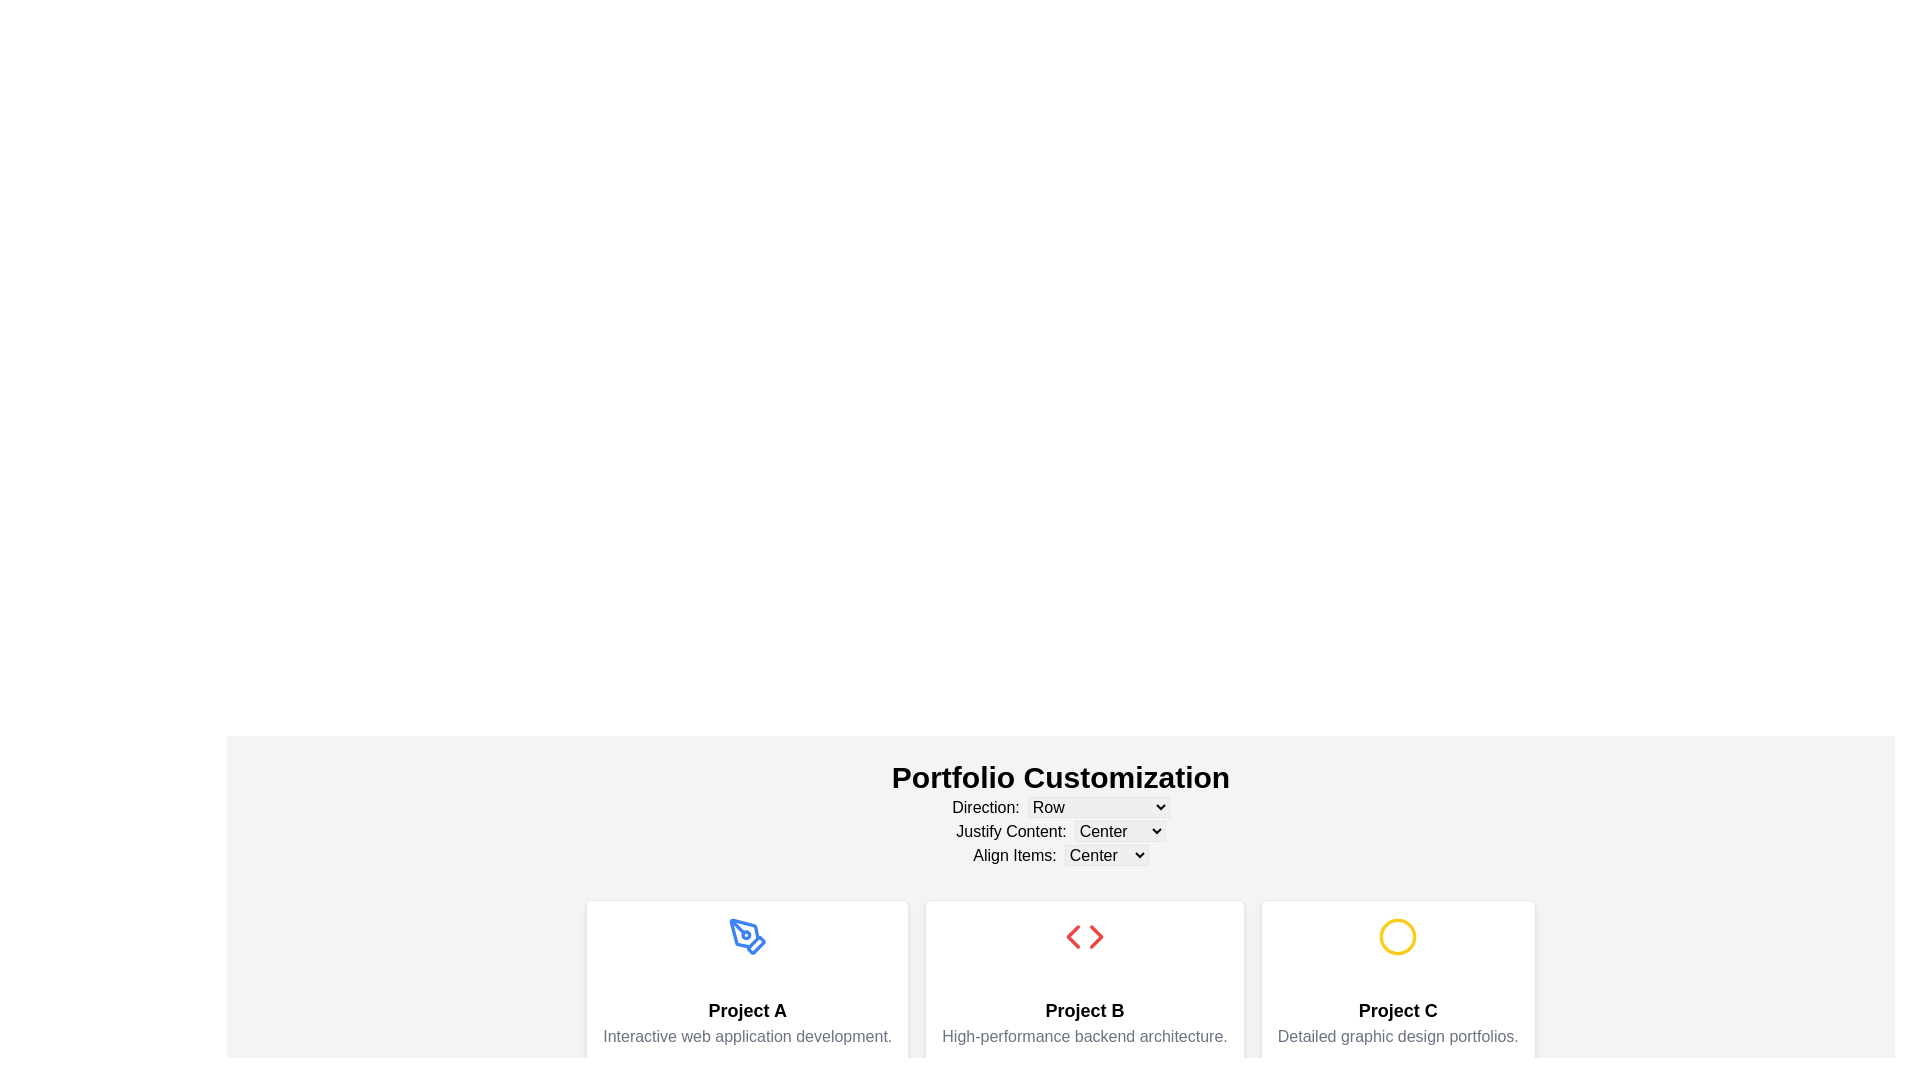  What do you see at coordinates (755, 945) in the screenshot?
I see `the topmost part of the pen tool icon, which is part of the decorative graphic for 'Project A', located on the leftmost card in a row of three` at bounding box center [755, 945].